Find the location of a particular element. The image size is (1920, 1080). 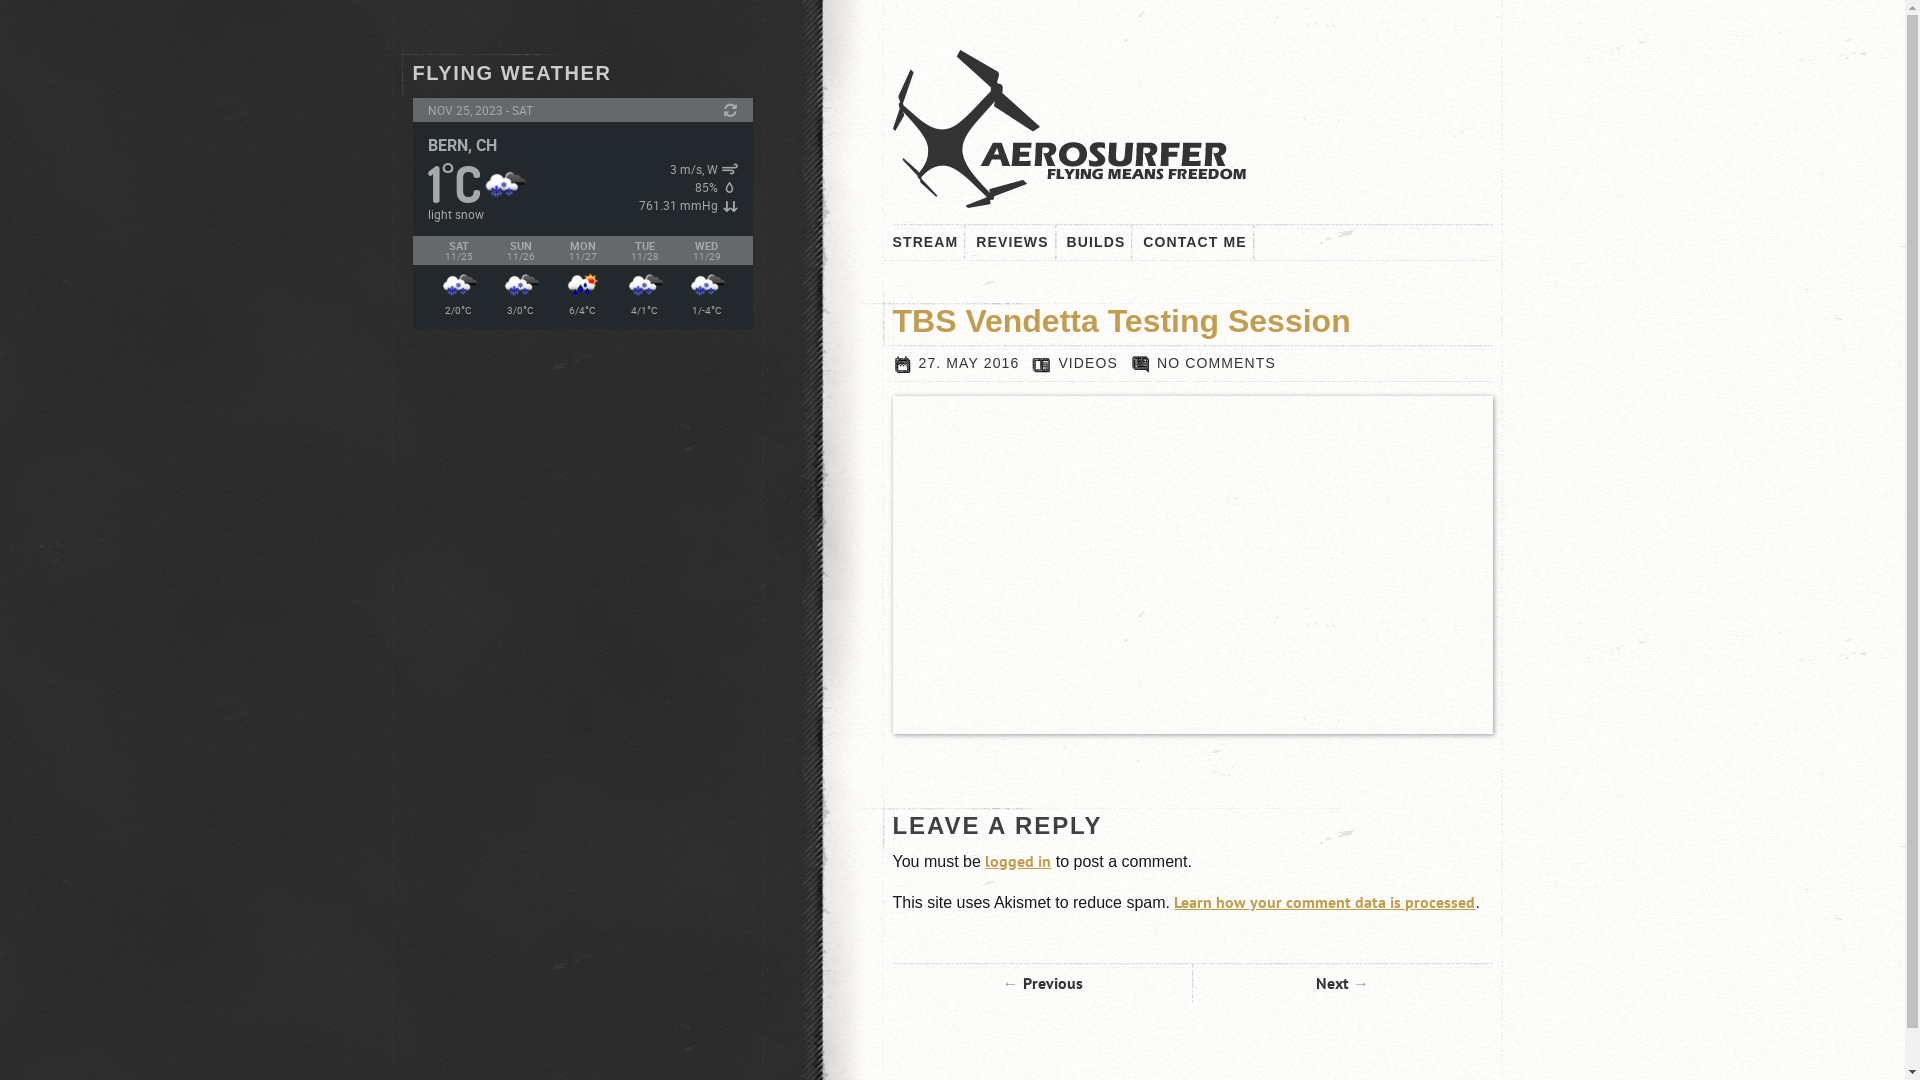

'Next' is located at coordinates (1342, 982).